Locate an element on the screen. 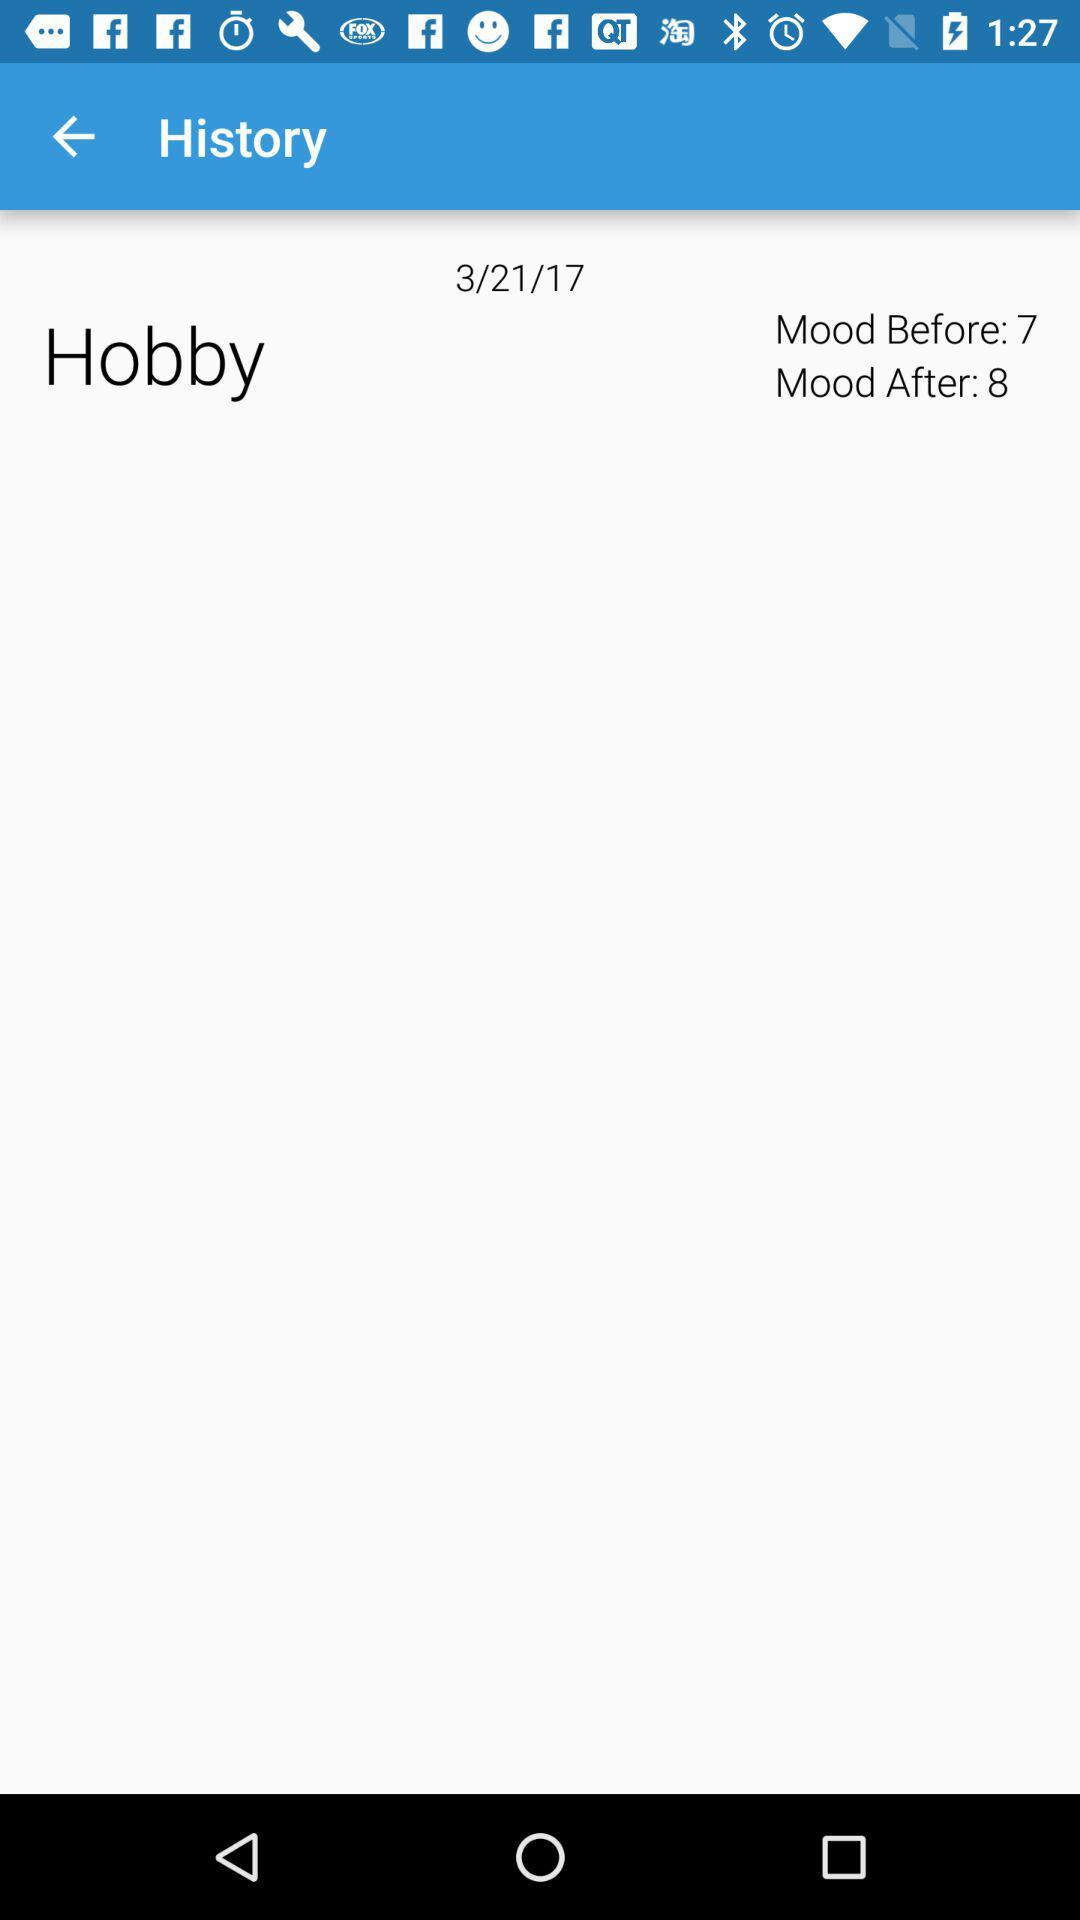  3/21/17 icon is located at coordinates (540, 275).